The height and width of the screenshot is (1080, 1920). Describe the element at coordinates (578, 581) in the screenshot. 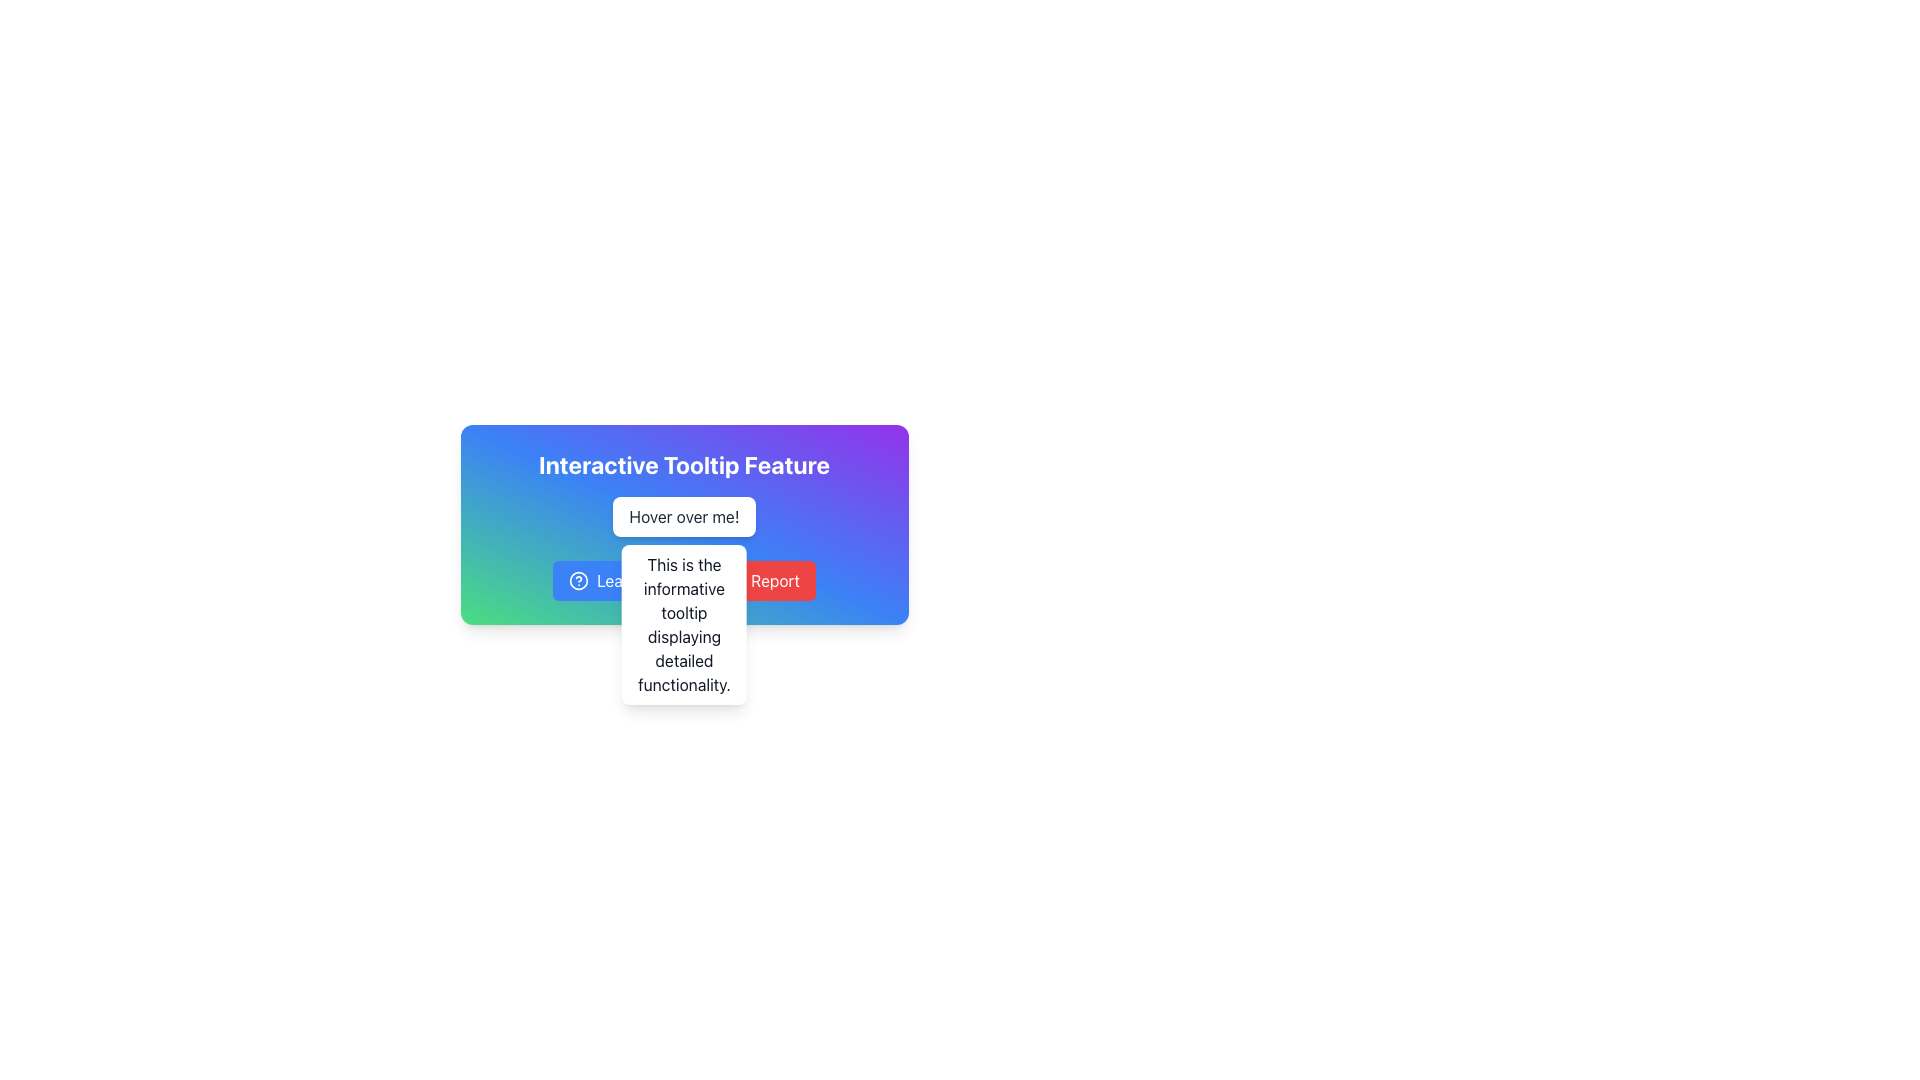

I see `SVG Circle element located at the bottom-left corner of the tooltip component, which is part of an icon next to the 'Learn More' and 'Report' buttons, using developer tools` at that location.